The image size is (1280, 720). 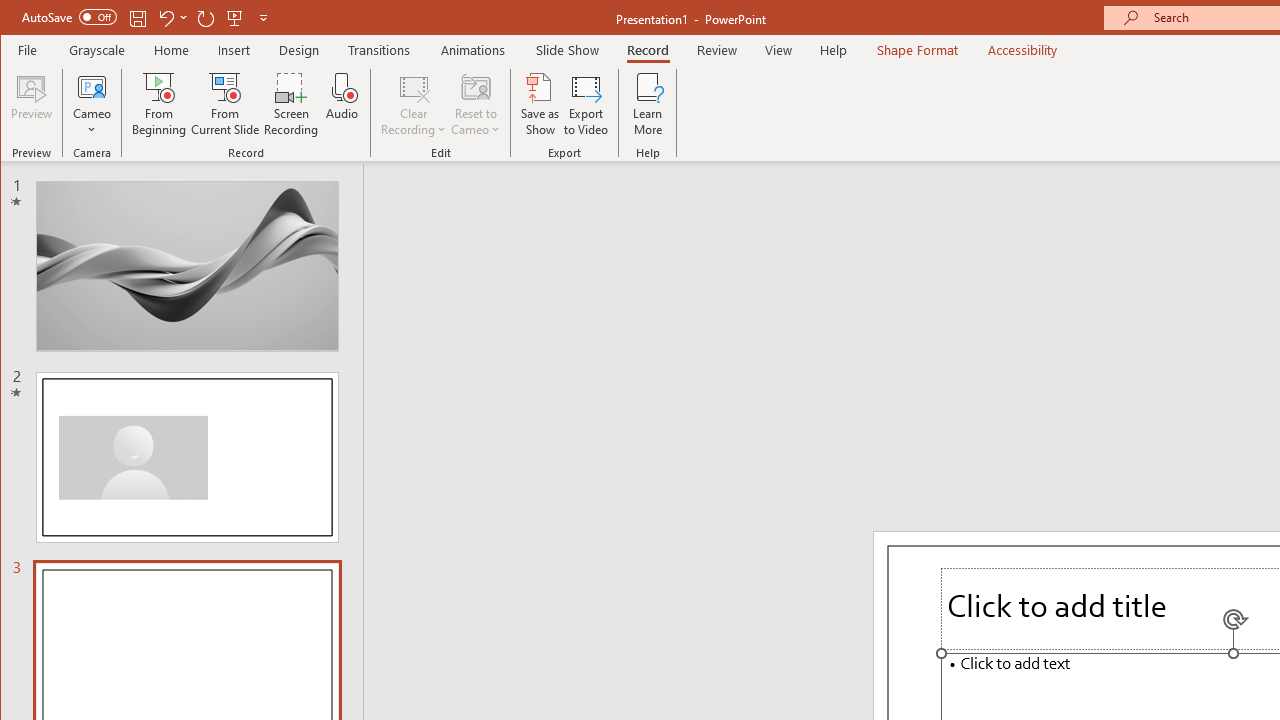 I want to click on 'Learn More', so click(x=648, y=104).